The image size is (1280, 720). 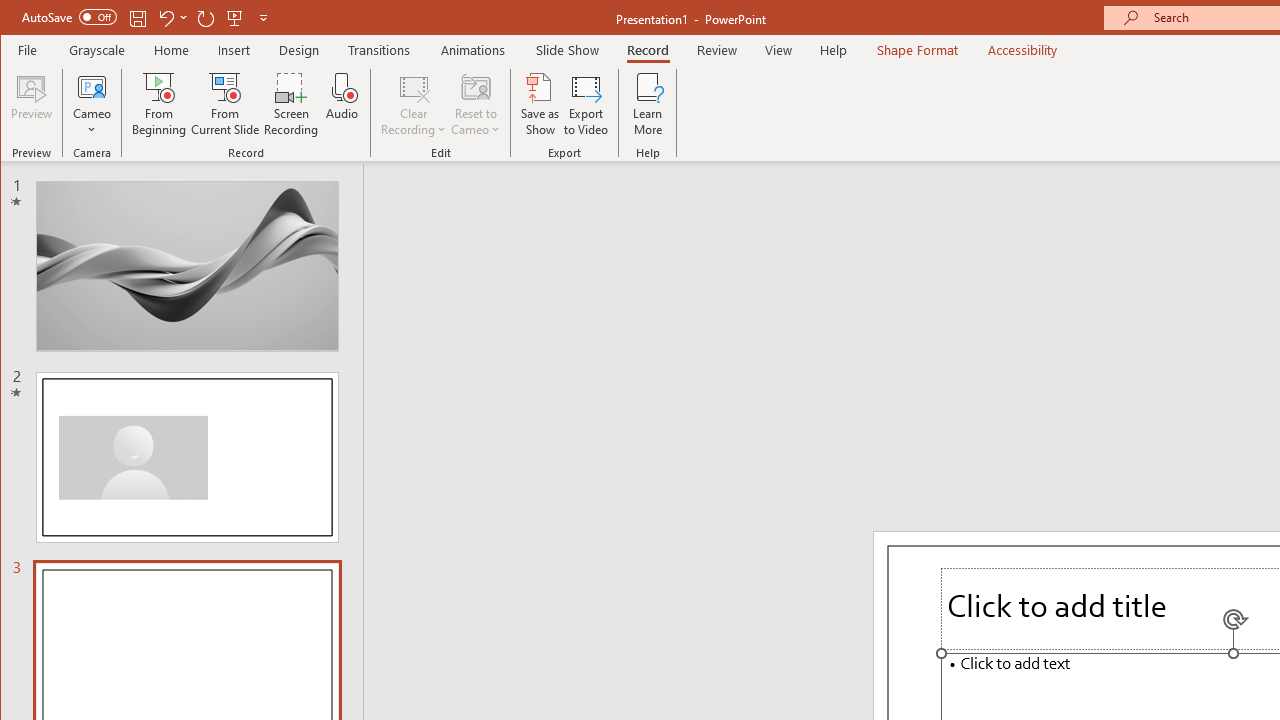 I want to click on 'Learn More', so click(x=648, y=104).